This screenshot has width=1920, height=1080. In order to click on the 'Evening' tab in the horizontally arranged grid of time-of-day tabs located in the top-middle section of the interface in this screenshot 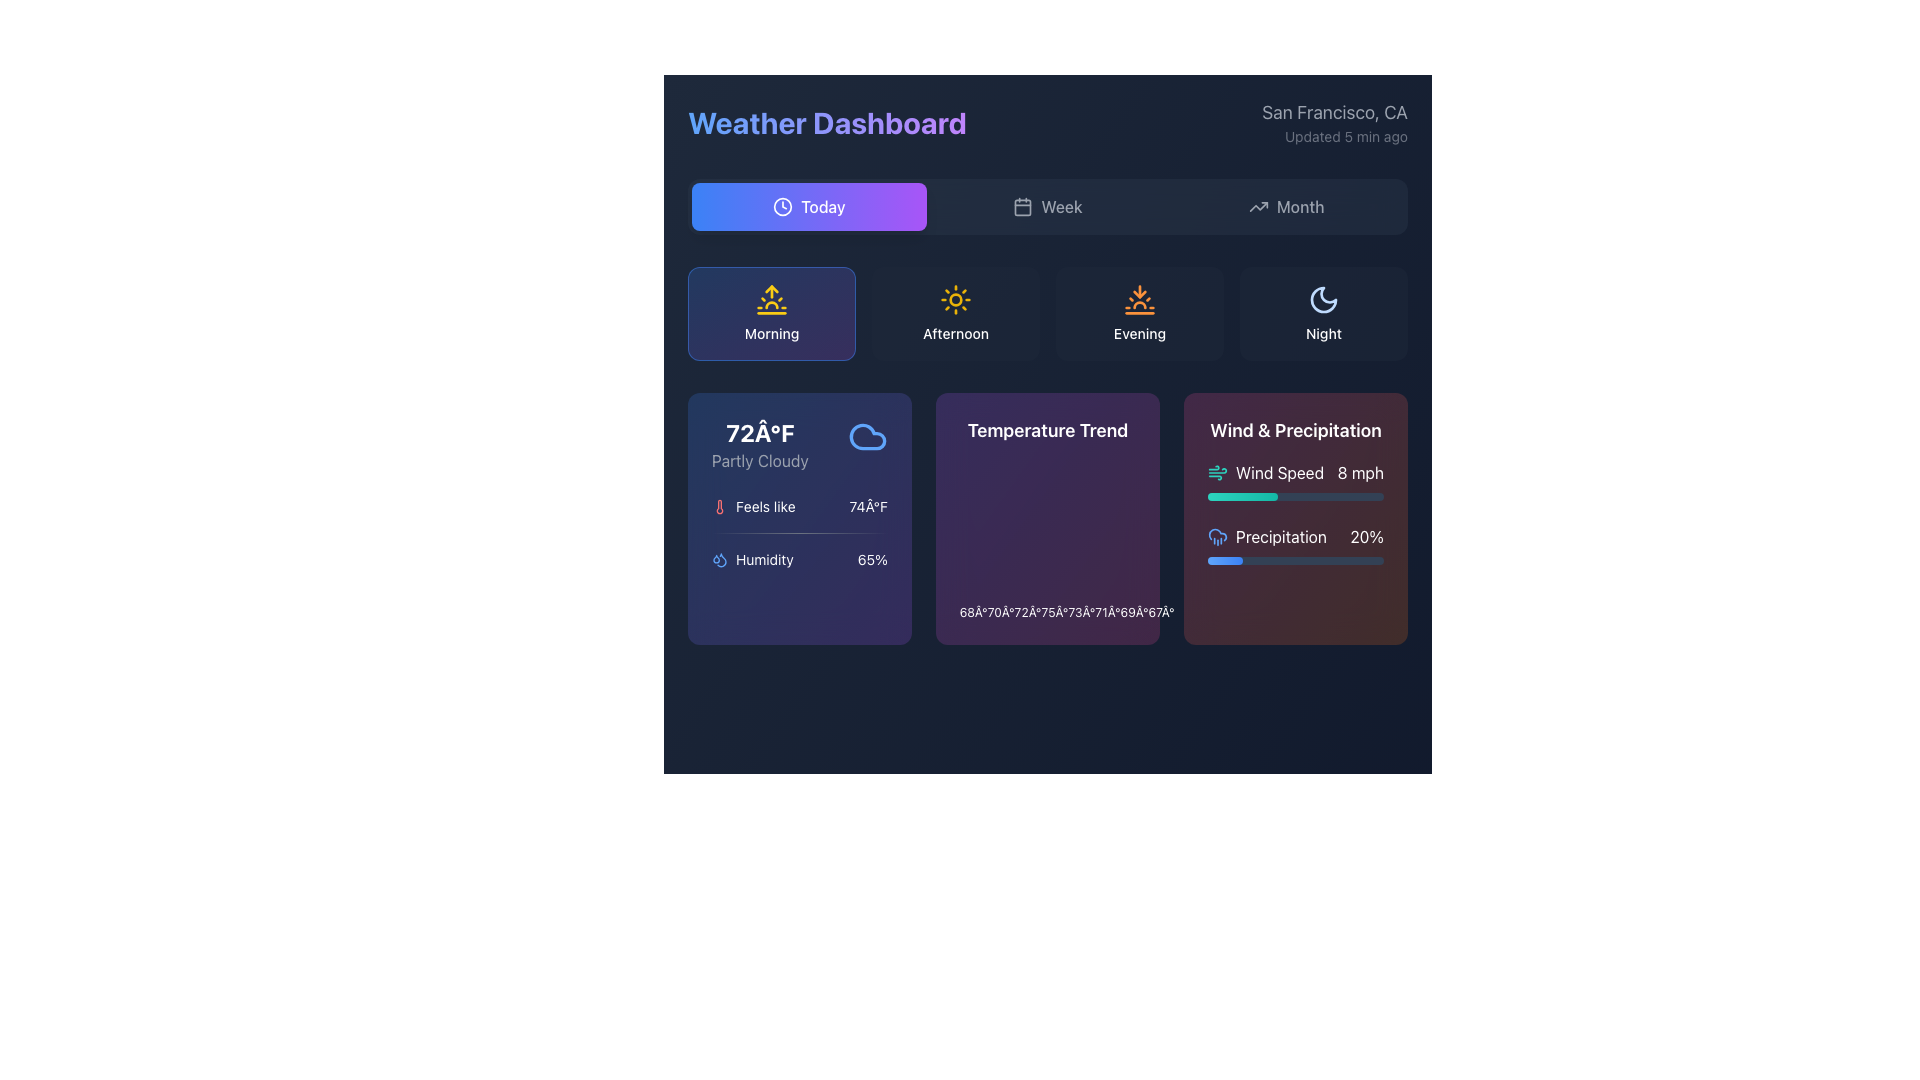, I will do `click(1046, 313)`.